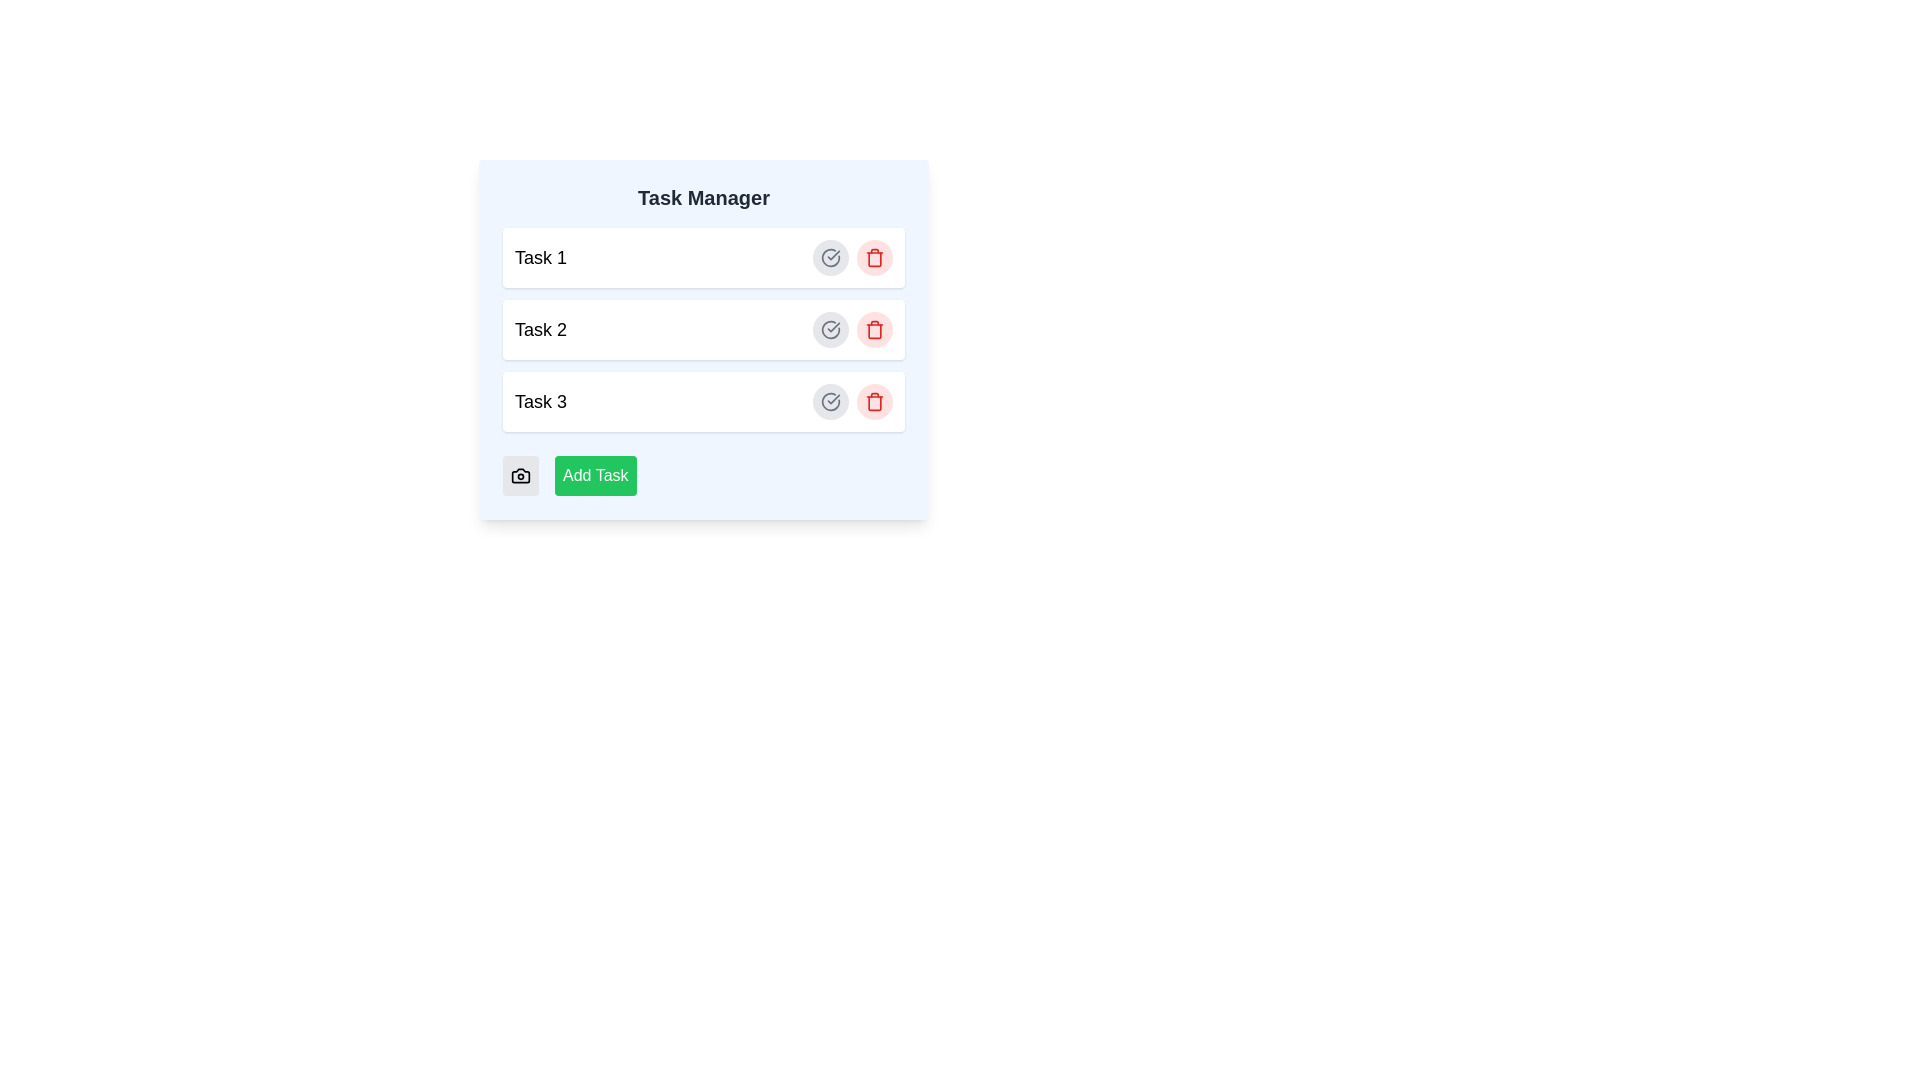 The height and width of the screenshot is (1080, 1920). What do you see at coordinates (830, 257) in the screenshot?
I see `the circular button with a gray background and centered checkmark icon located at the top-right corner of the row associated with 'Task 1'` at bounding box center [830, 257].